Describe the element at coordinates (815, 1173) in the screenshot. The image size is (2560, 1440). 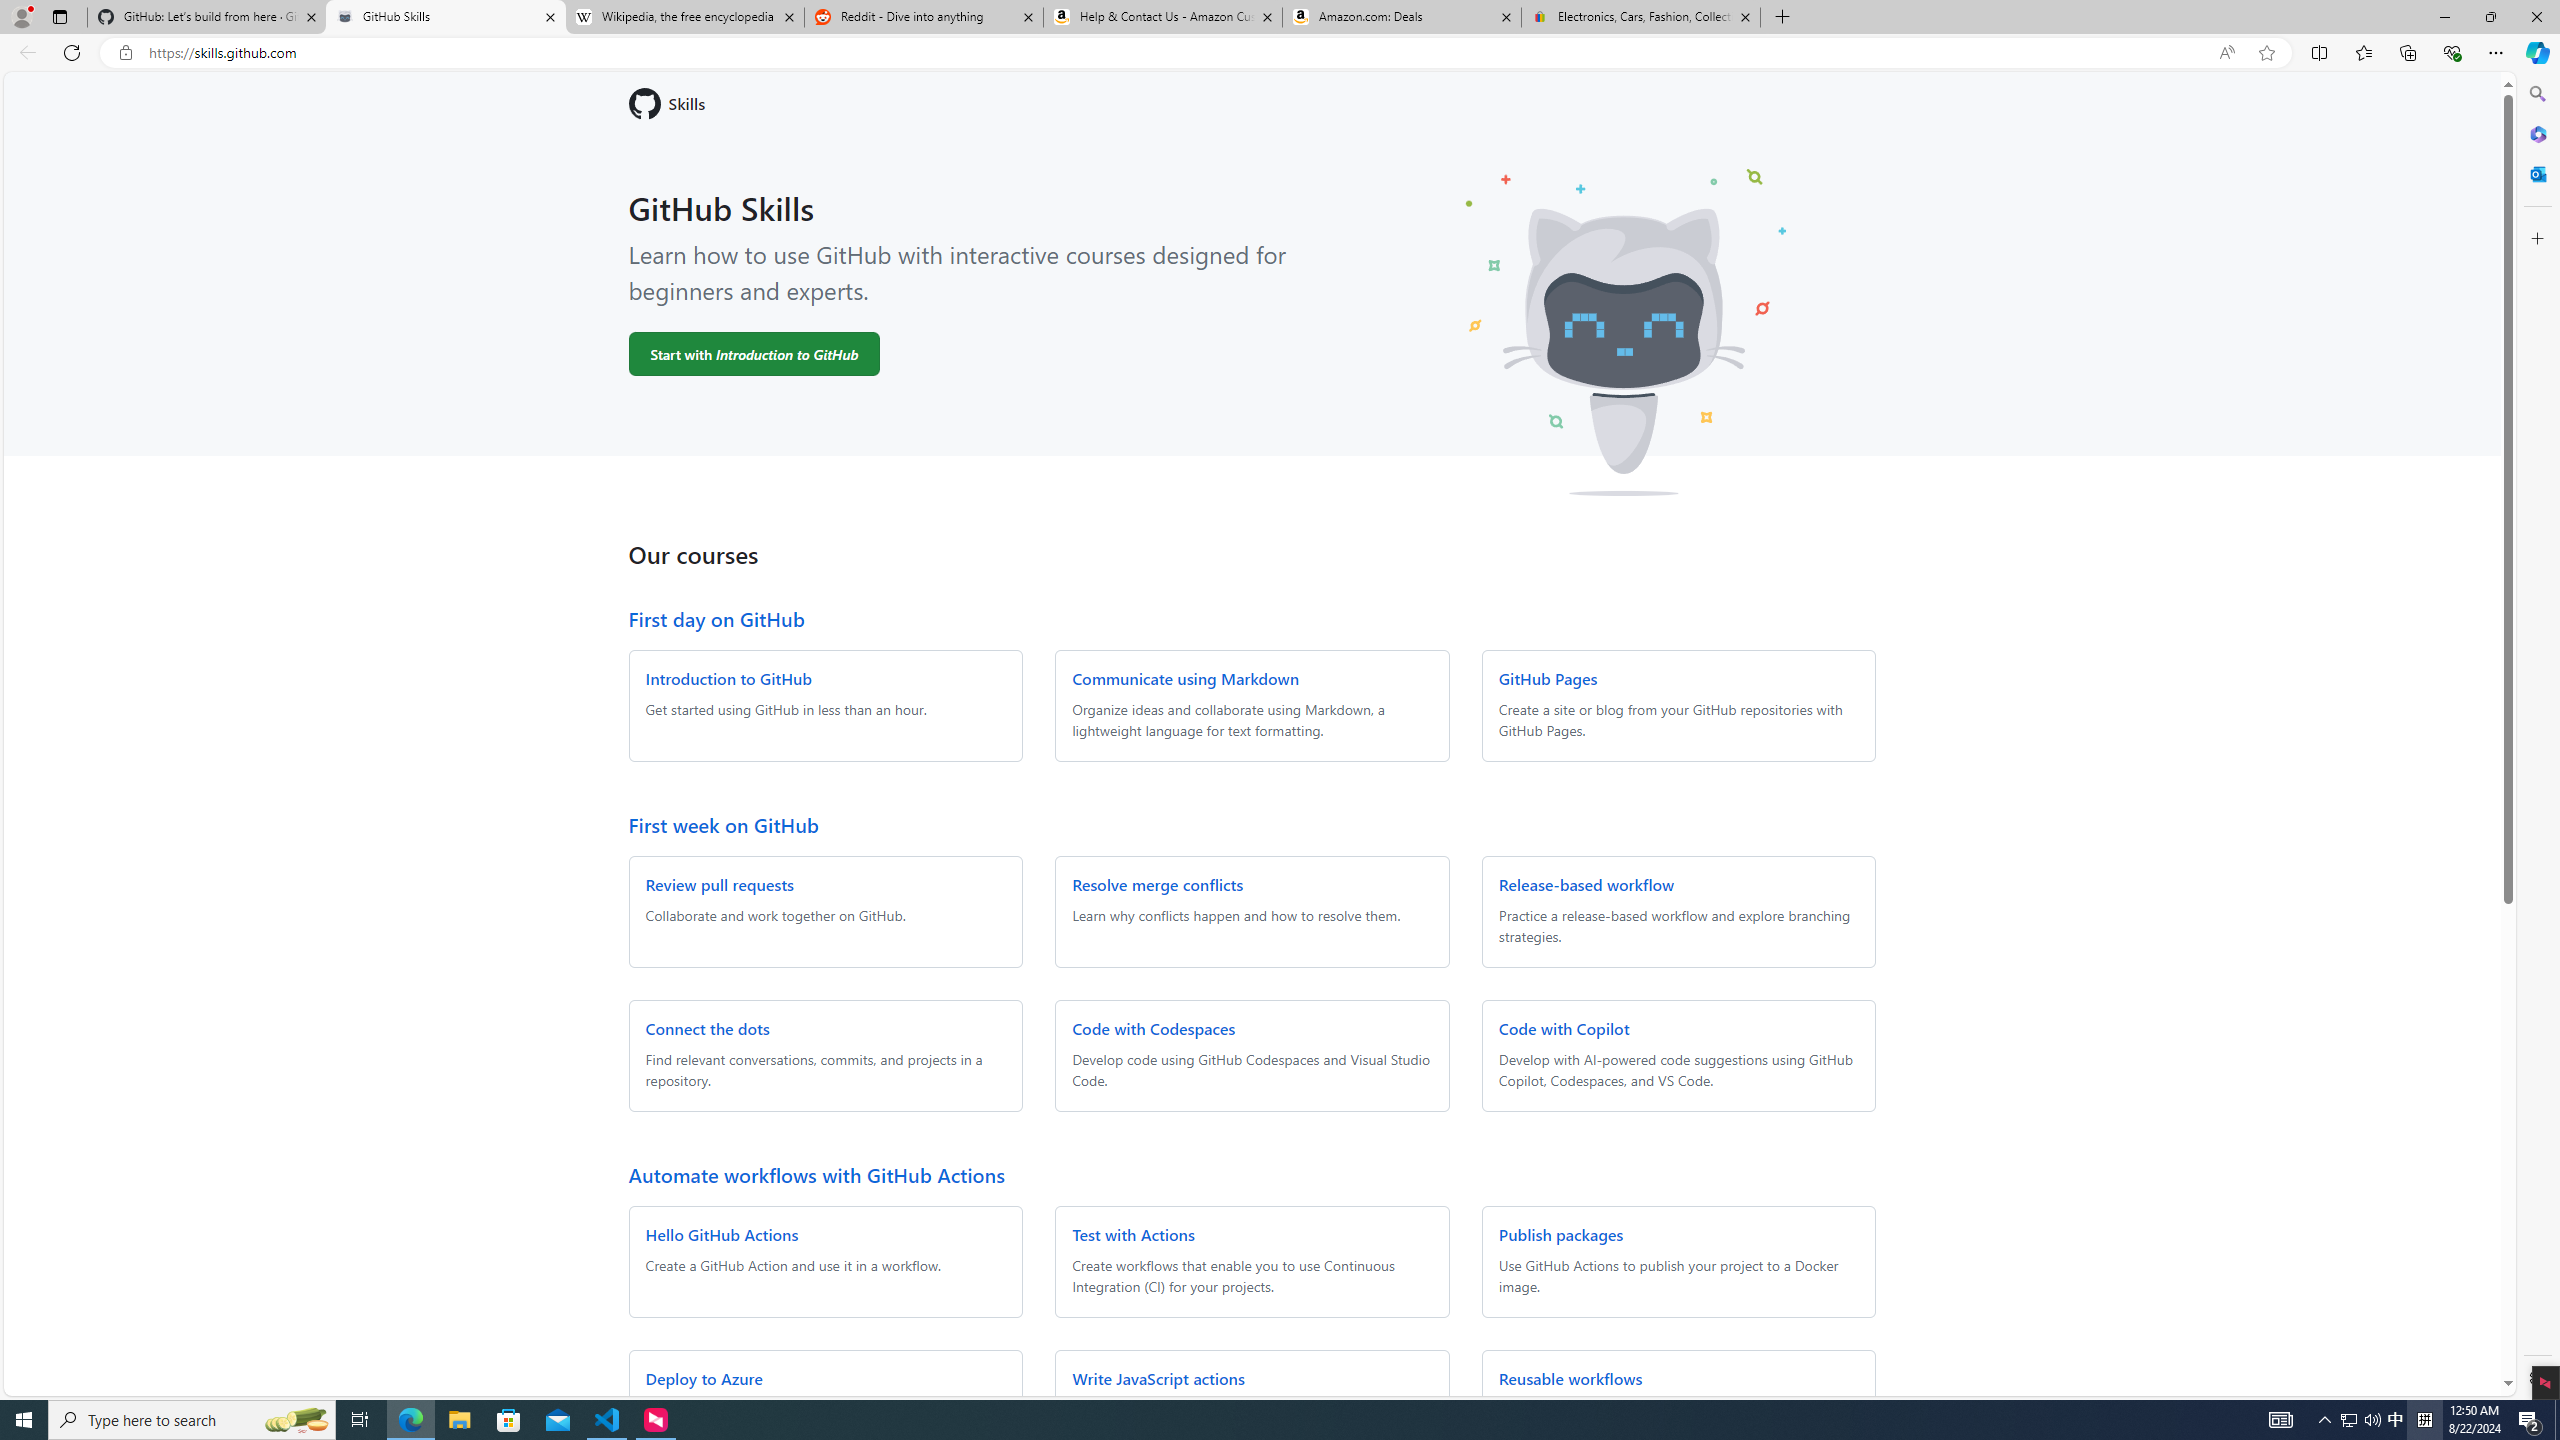
I see `'Automate workflows with GitHub Actions'` at that location.